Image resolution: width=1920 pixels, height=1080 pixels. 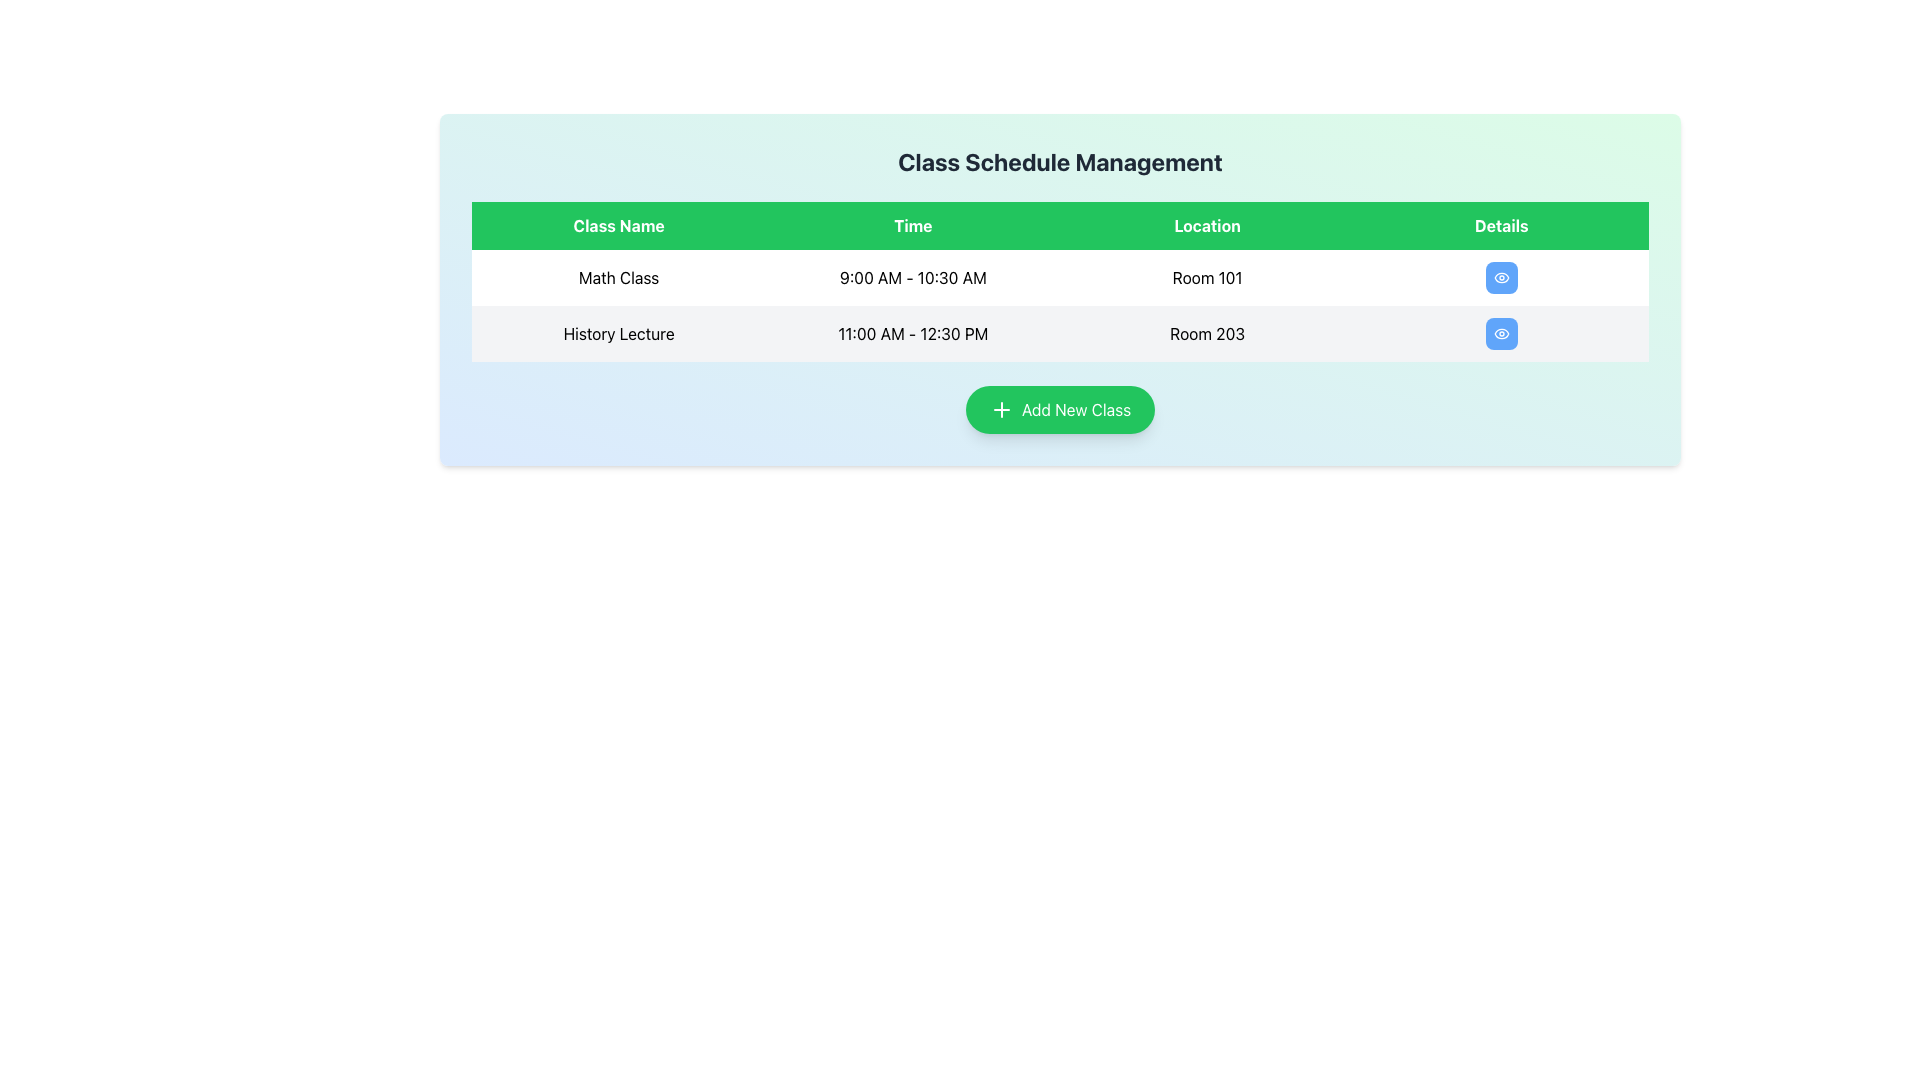 What do you see at coordinates (912, 333) in the screenshot?
I see `the text label displaying '11:00 AM - 12:30 PM' in the 'Time' column of the 'Class Schedule Management' table, which is located in the second row adjacent to 'History Lecture' and 'Room 203'` at bounding box center [912, 333].